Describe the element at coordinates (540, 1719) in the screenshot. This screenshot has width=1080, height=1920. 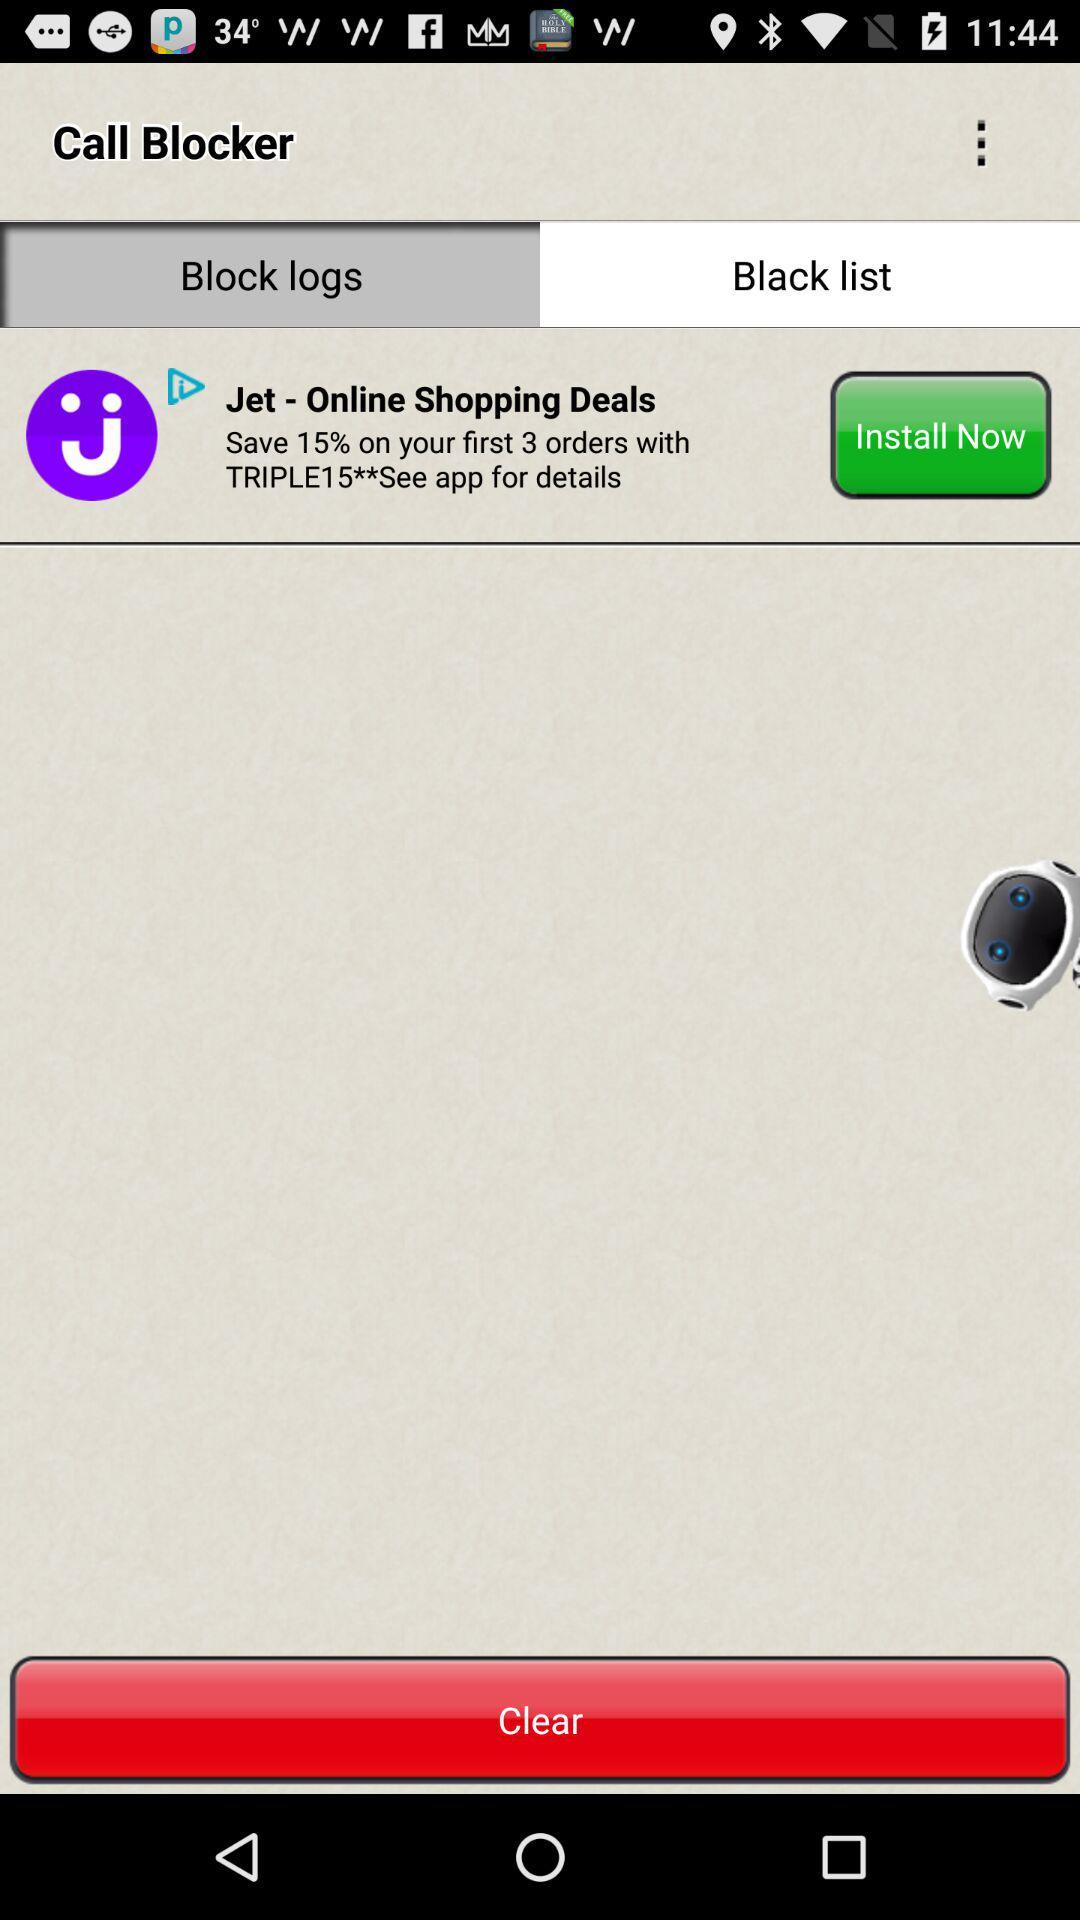
I see `clear which is at bottom of the page` at that location.